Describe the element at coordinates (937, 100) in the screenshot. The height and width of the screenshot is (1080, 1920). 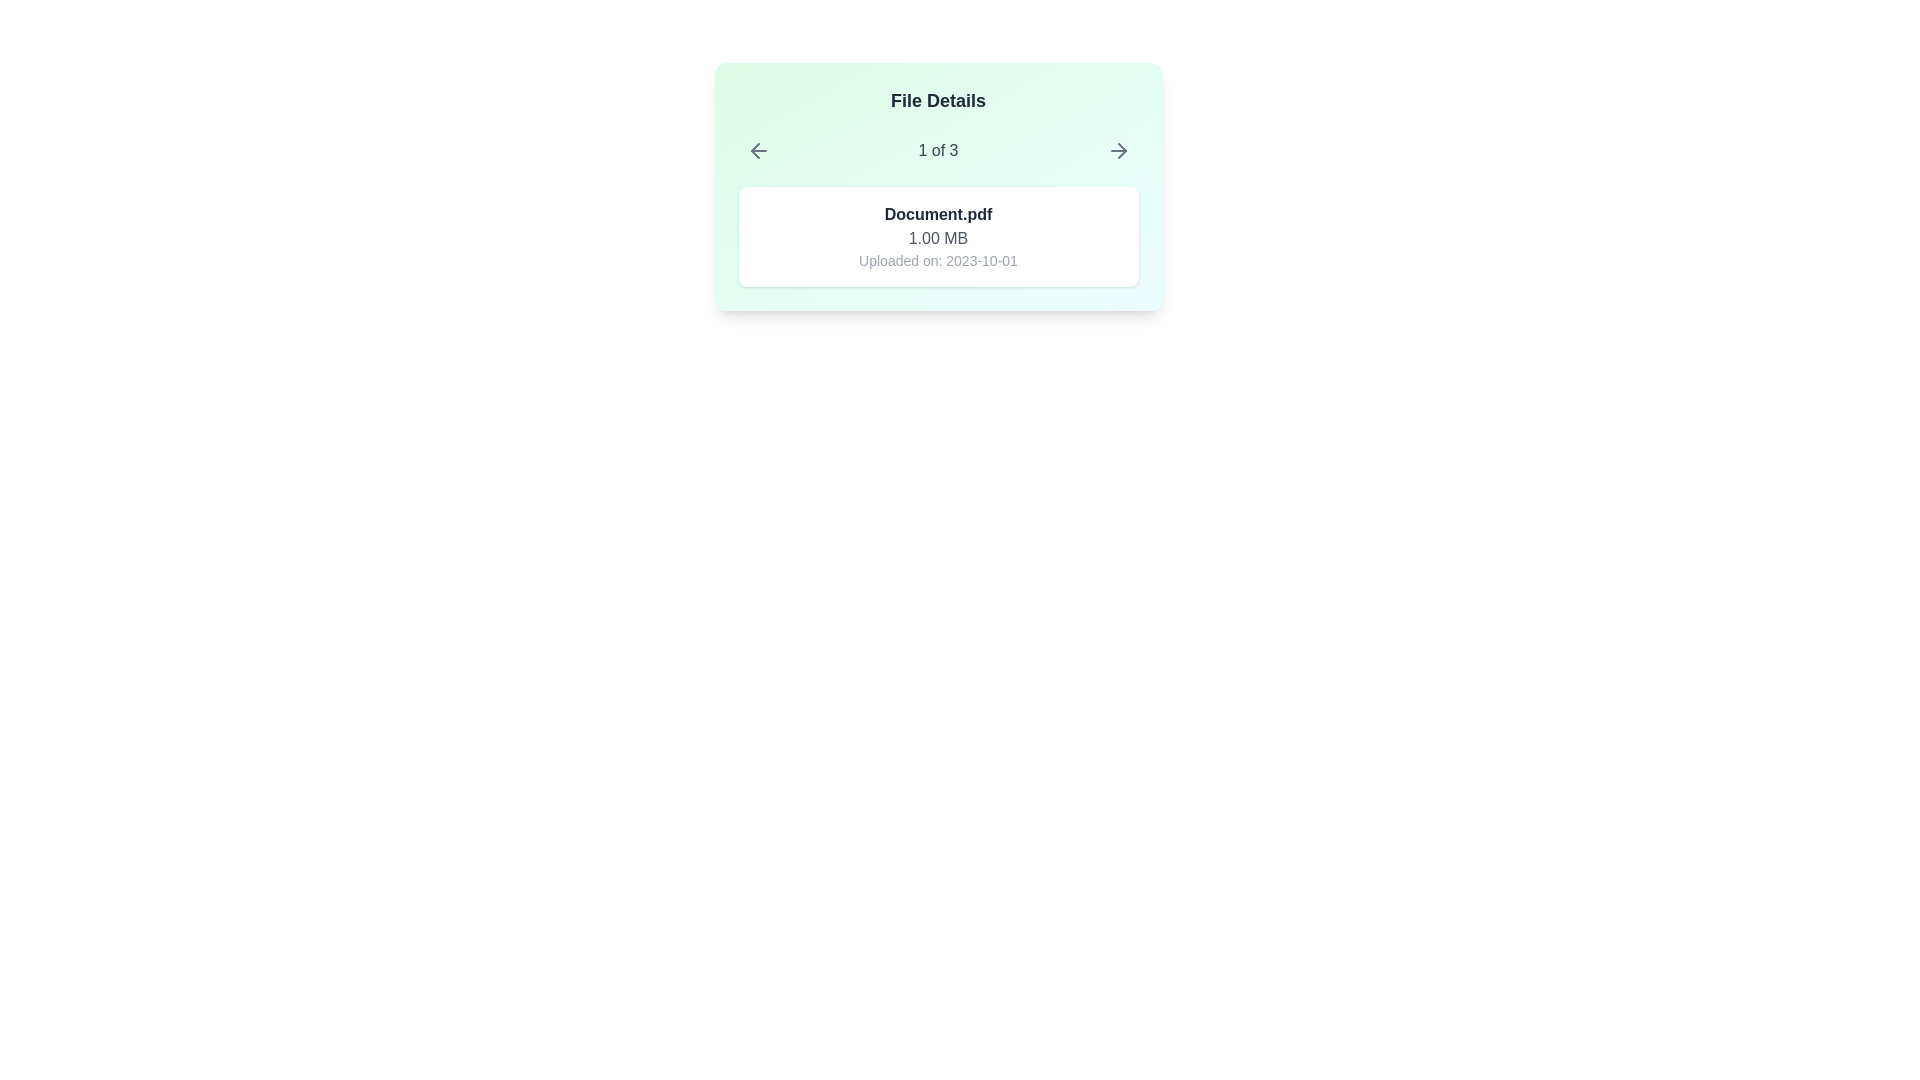
I see `the 'File Details' text label, which is prominently positioned at the top of a card layout with a bold font and gradient background` at that location.